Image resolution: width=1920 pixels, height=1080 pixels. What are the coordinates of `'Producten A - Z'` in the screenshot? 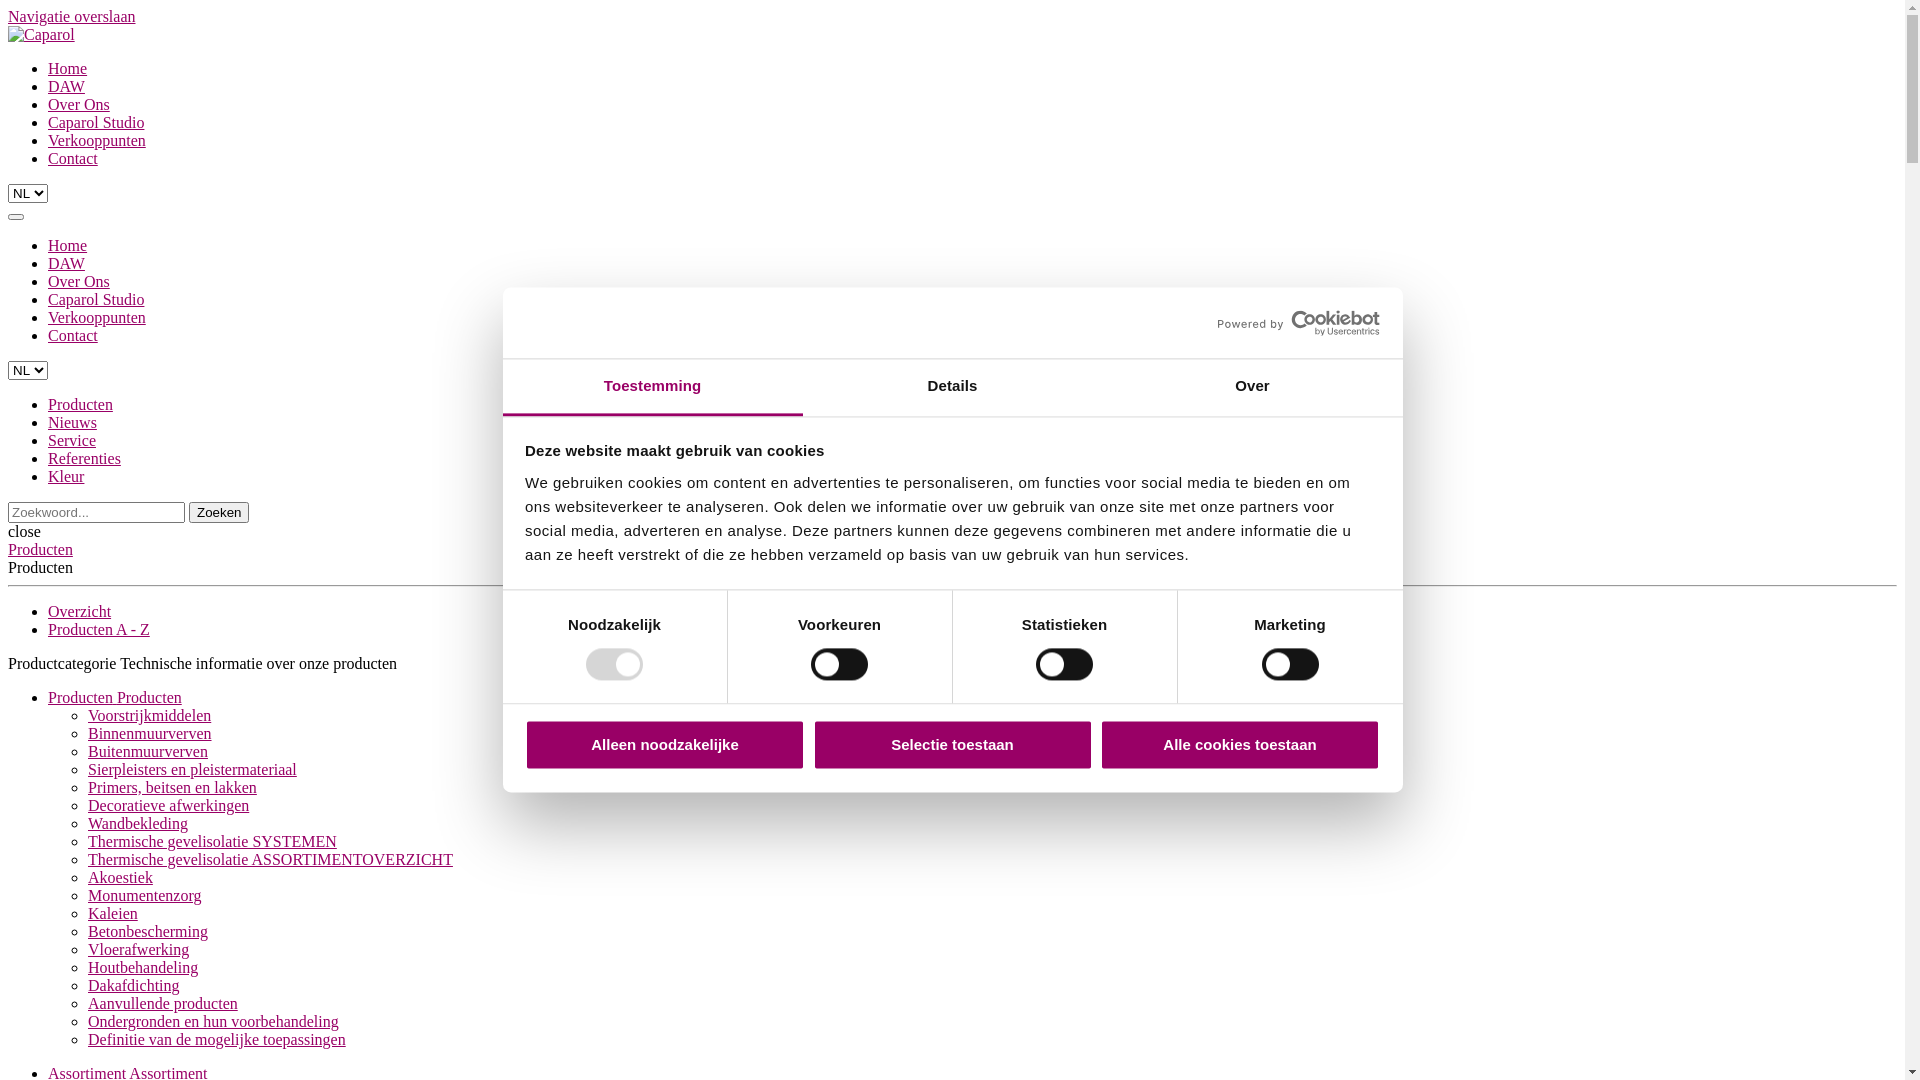 It's located at (98, 628).